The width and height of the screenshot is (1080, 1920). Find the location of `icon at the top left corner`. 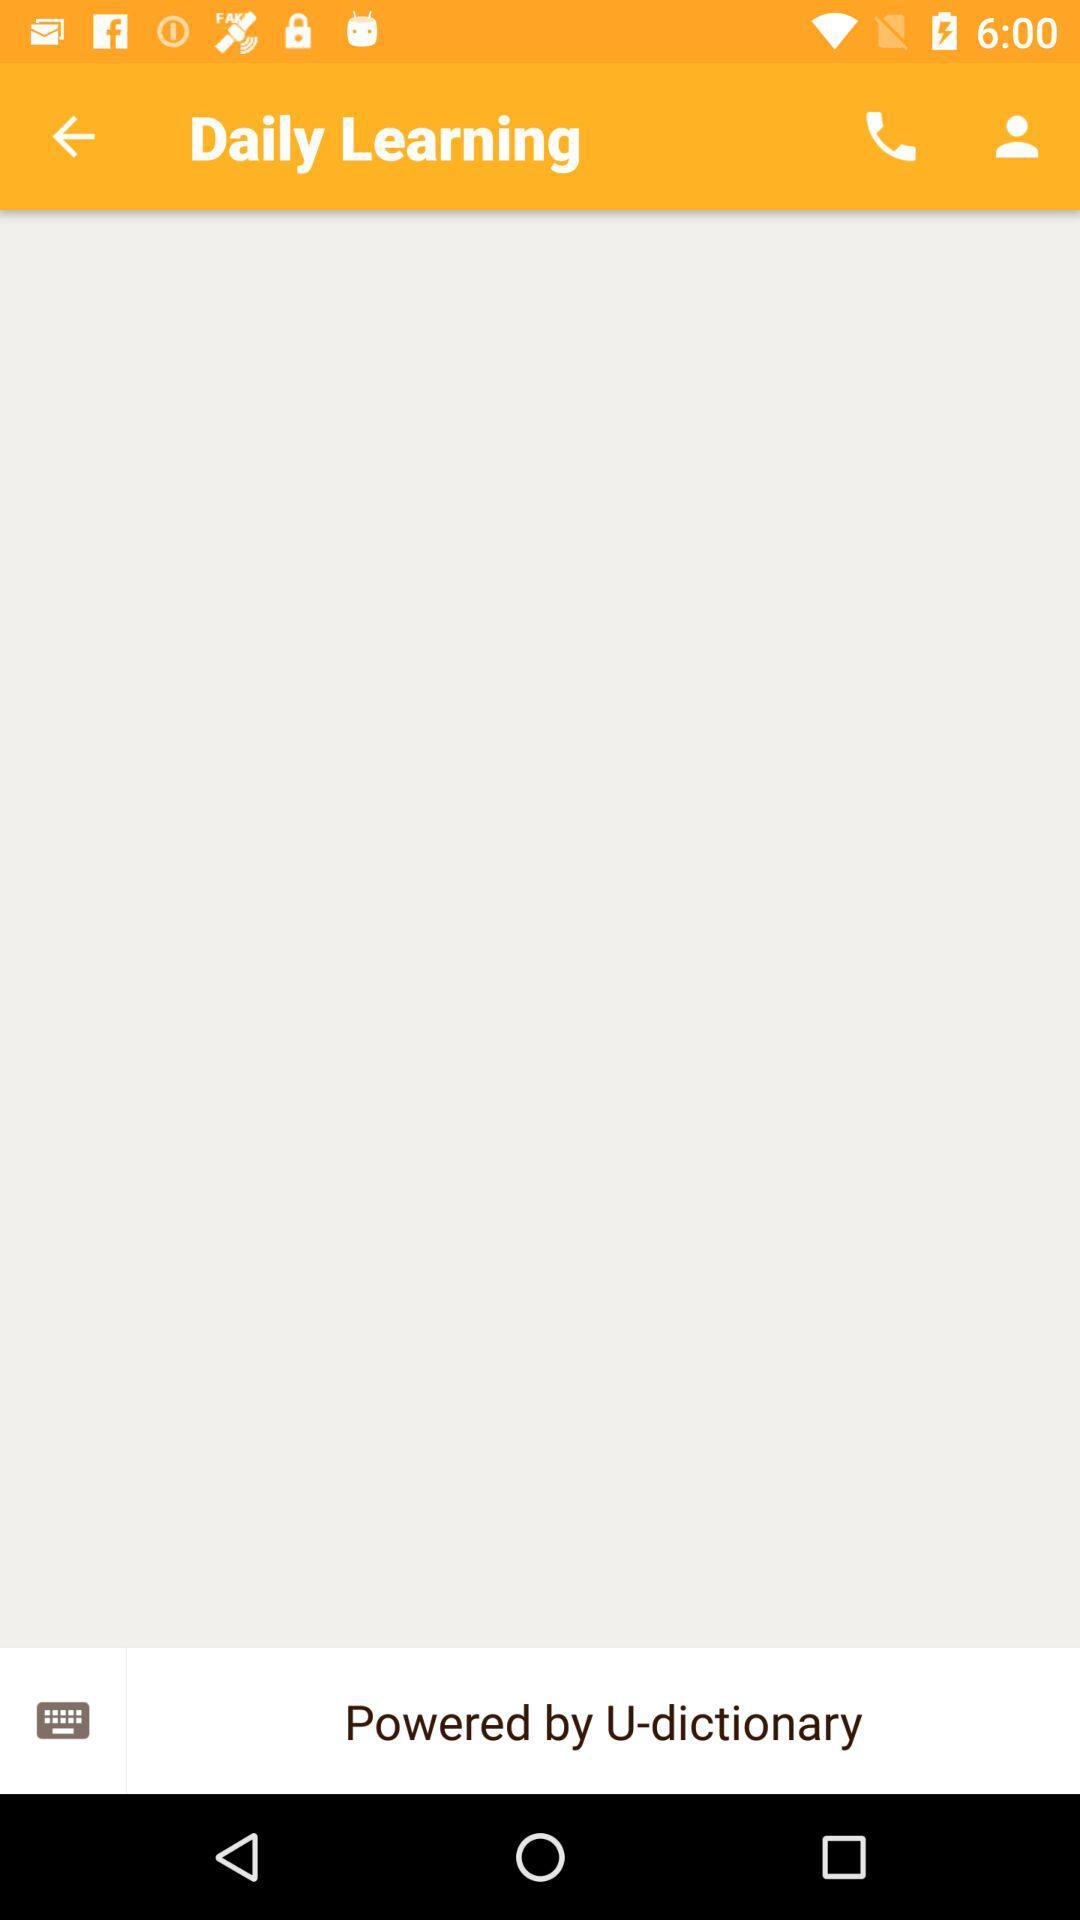

icon at the top left corner is located at coordinates (72, 135).